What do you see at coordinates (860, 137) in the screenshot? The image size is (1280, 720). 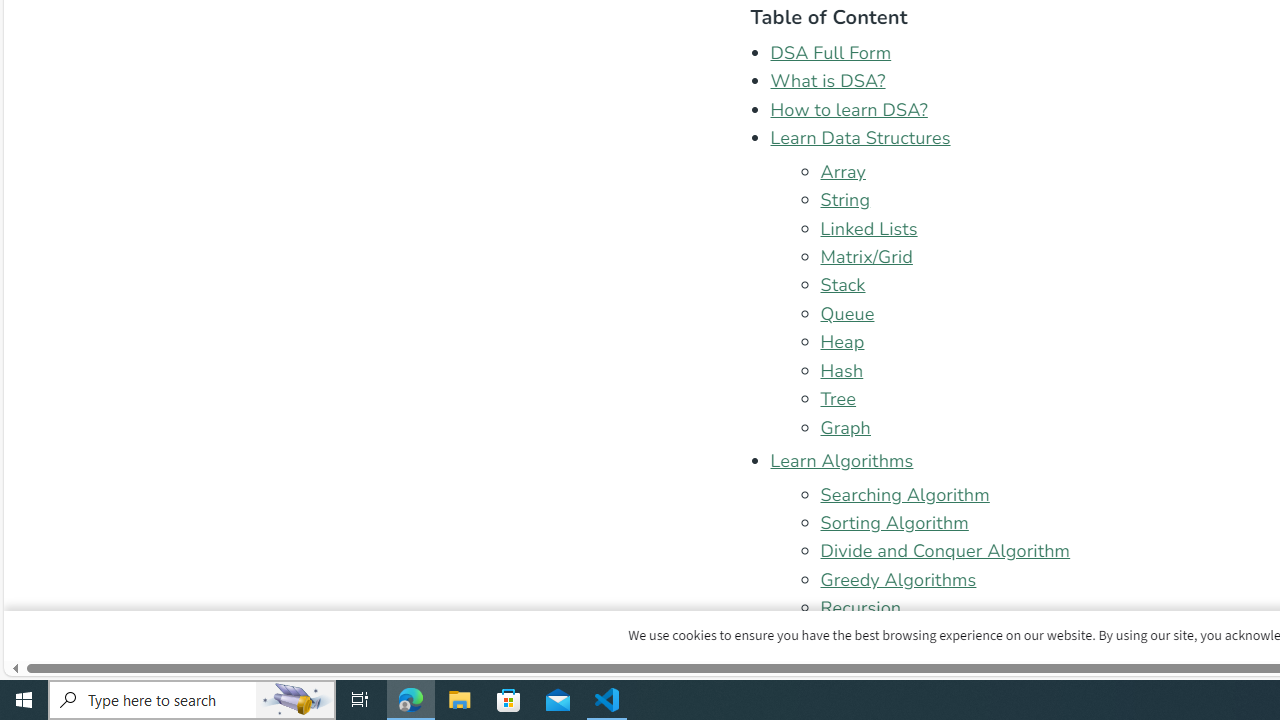 I see `'Learn Data Structures'` at bounding box center [860, 137].